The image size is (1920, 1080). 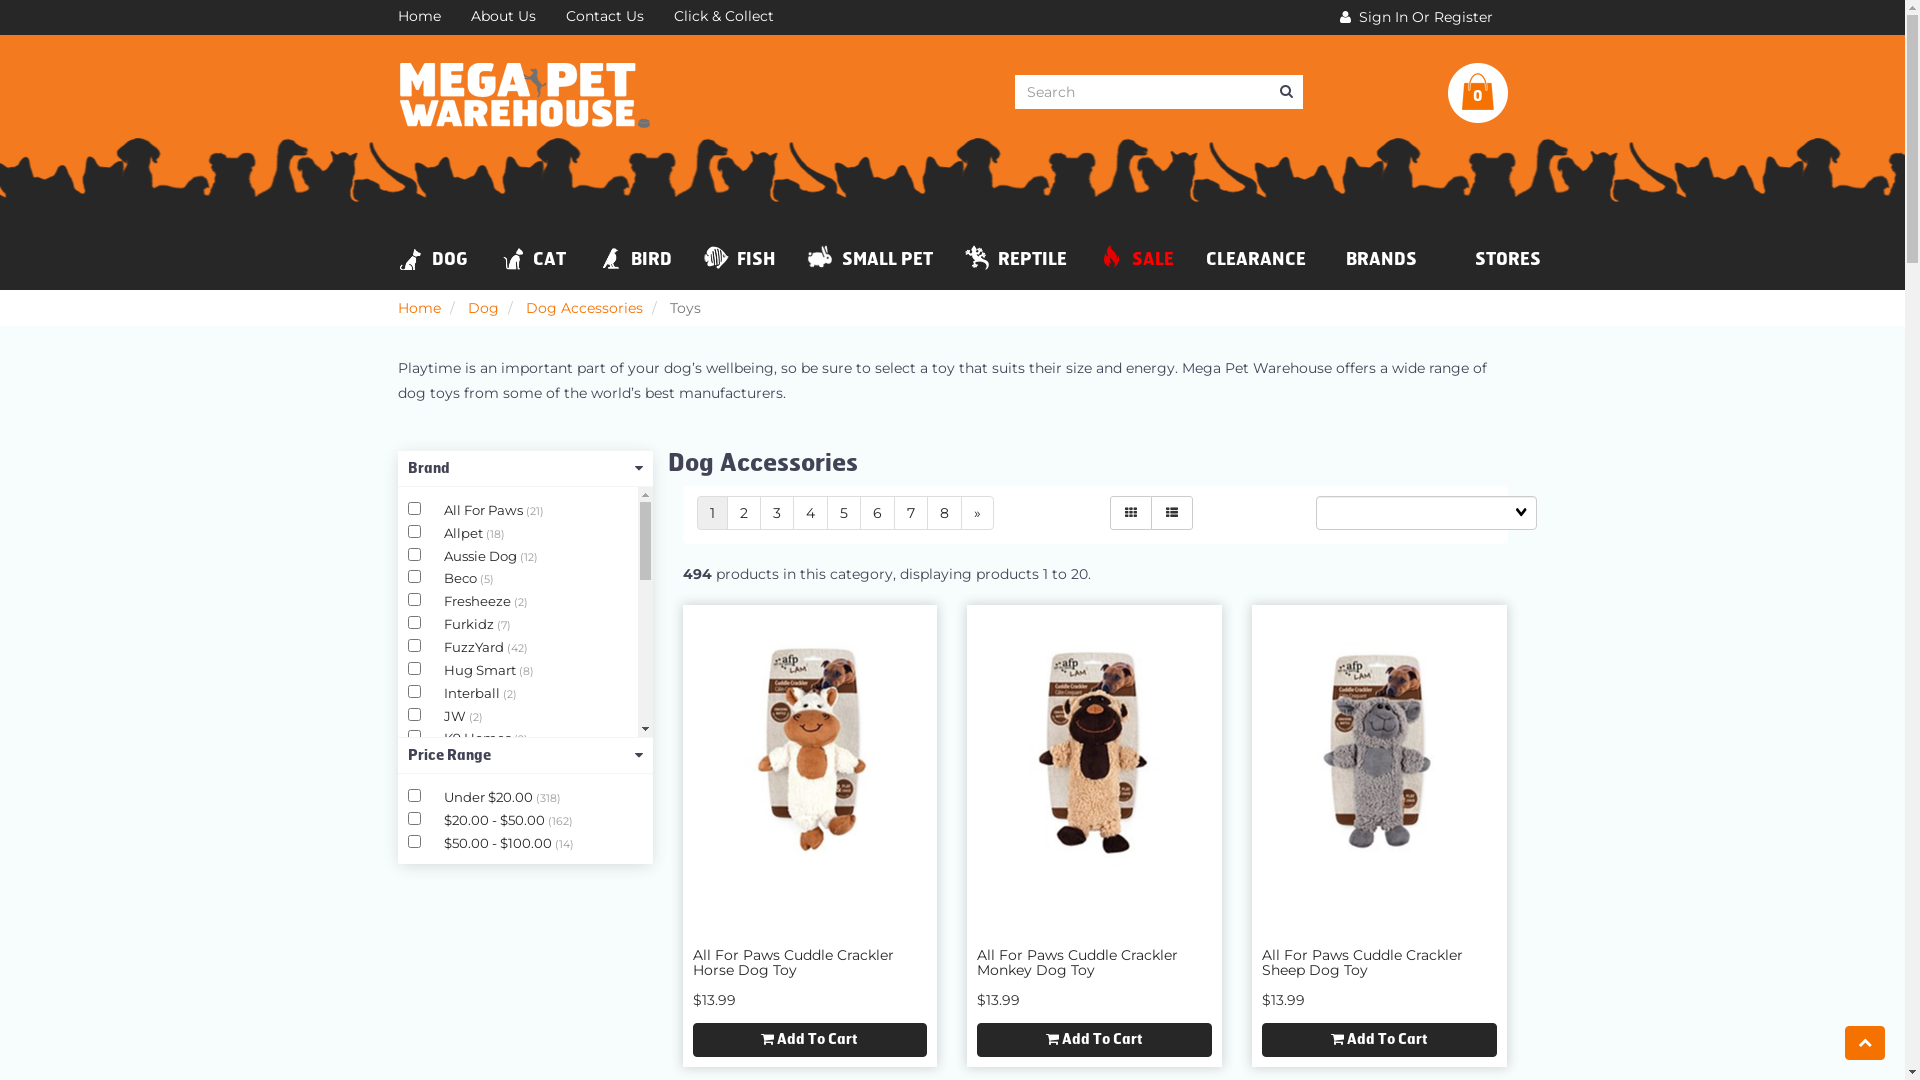 I want to click on 'Contact Us', so click(x=603, y=17).